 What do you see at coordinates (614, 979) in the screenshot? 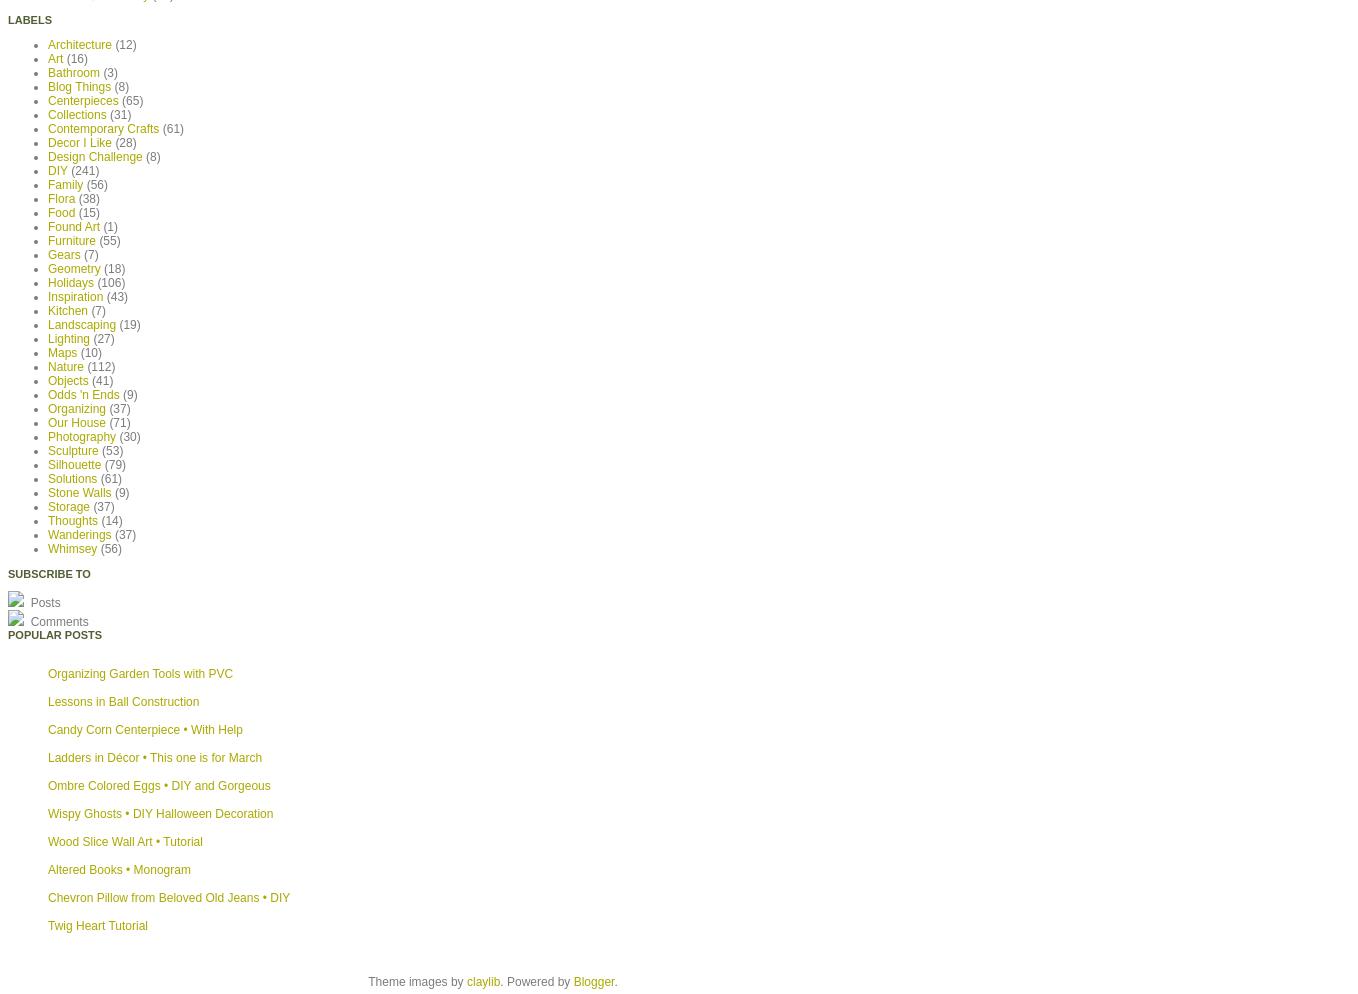
I see `'.'` at bounding box center [614, 979].